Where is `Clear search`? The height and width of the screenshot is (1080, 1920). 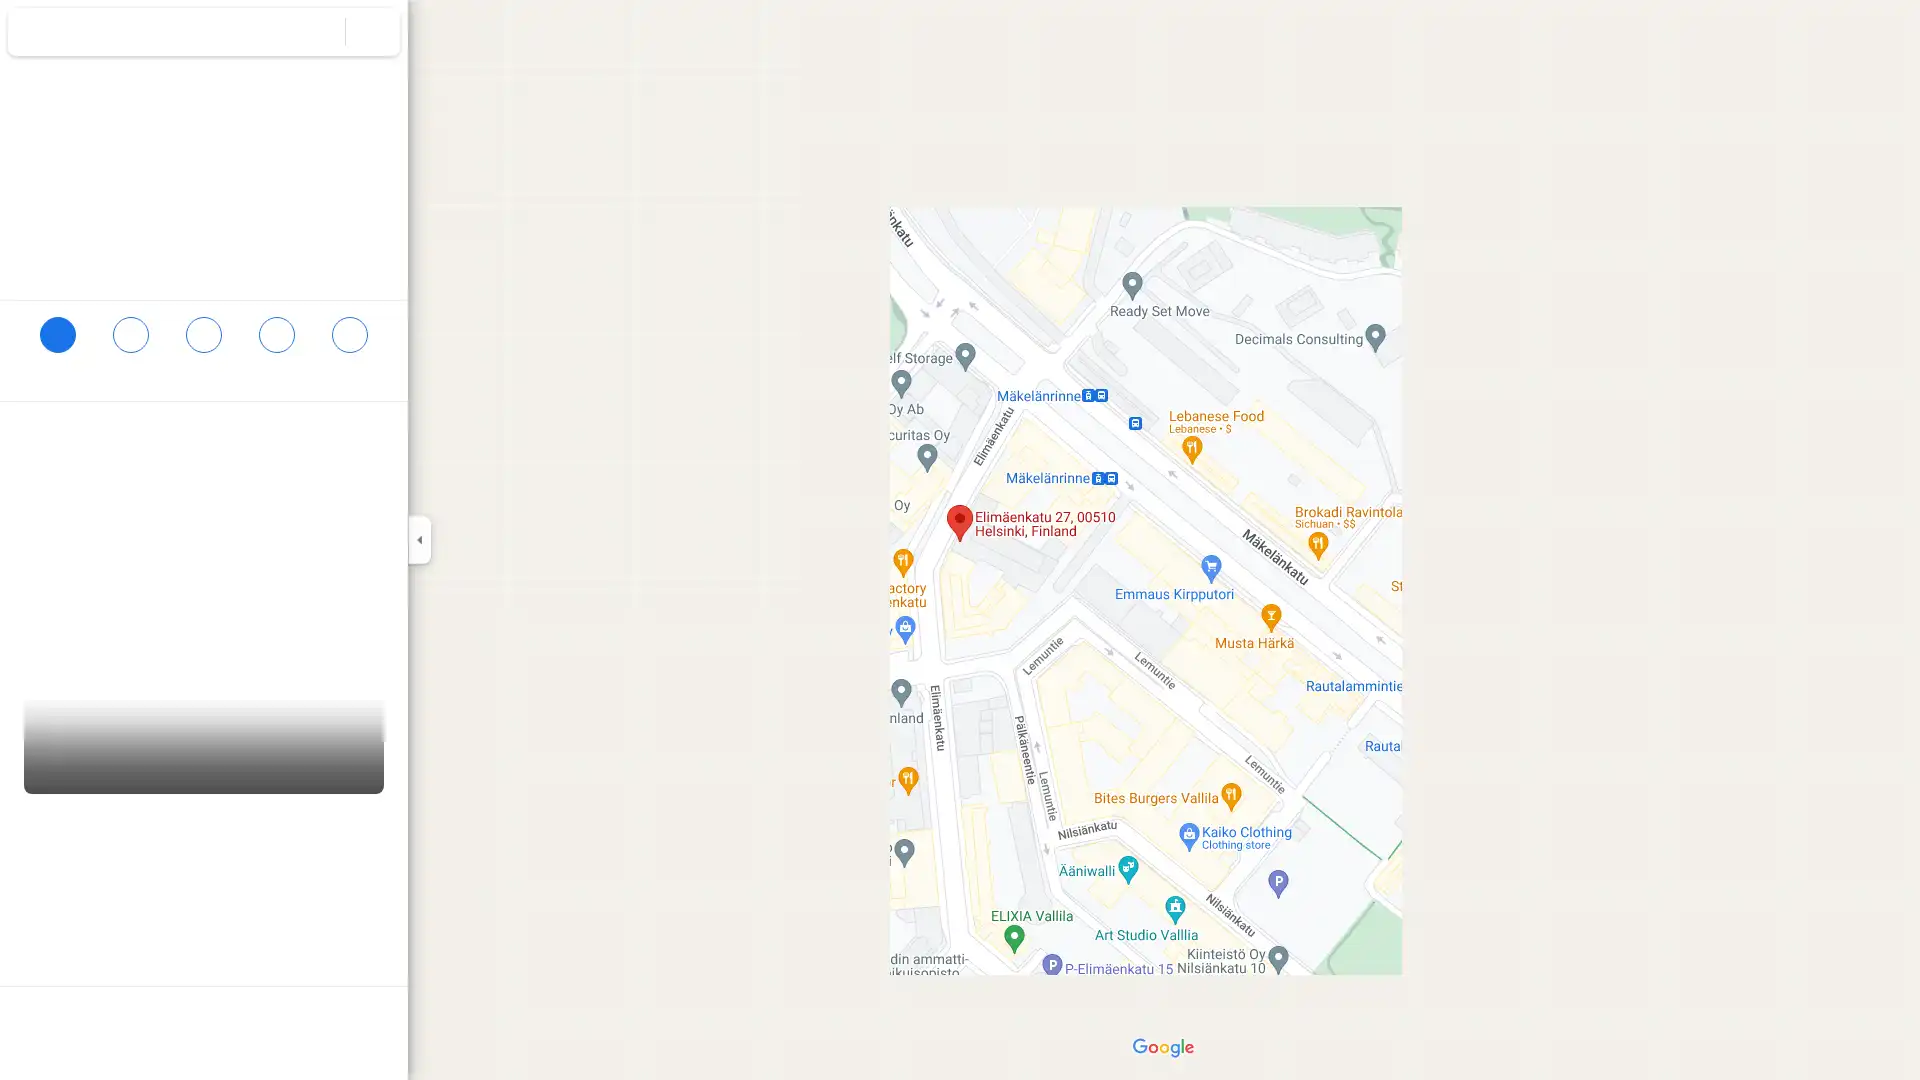 Clear search is located at coordinates (373, 31).